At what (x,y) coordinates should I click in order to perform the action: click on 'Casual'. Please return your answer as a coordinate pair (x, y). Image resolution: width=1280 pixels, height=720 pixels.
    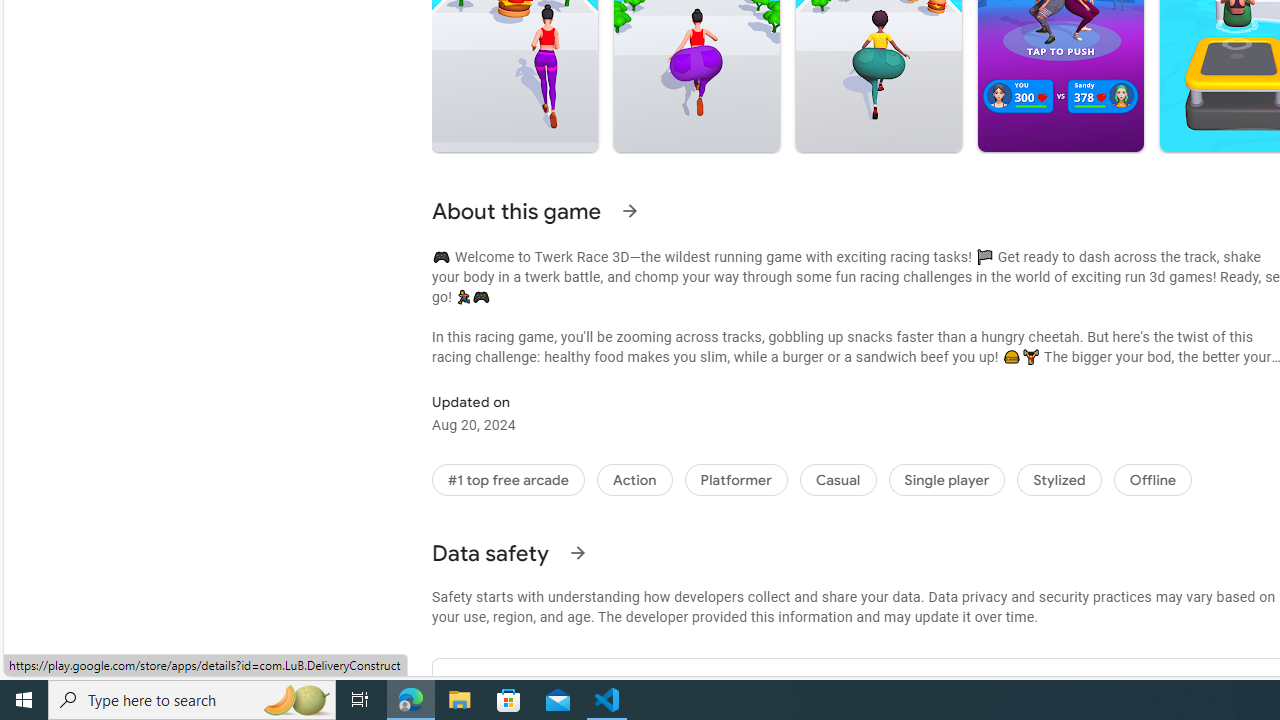
    Looking at the image, I should click on (837, 480).